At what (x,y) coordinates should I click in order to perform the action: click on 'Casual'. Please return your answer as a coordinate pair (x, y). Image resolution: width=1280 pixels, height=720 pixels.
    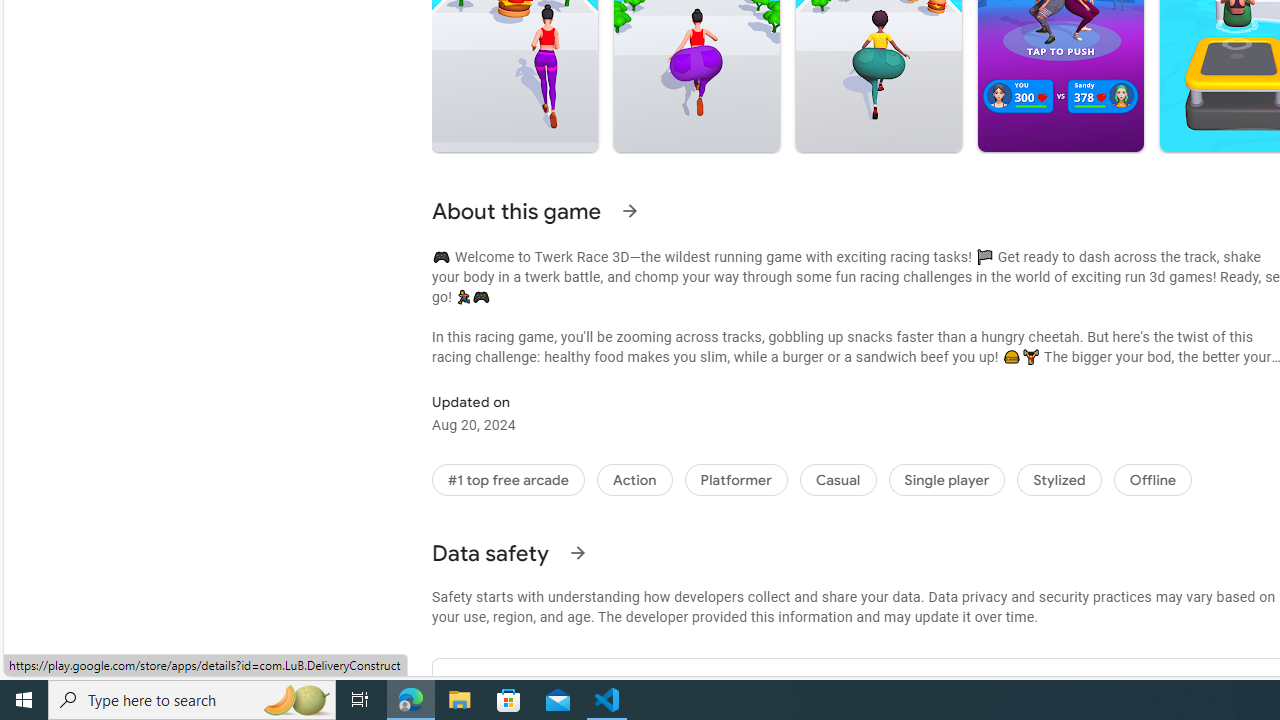
    Looking at the image, I should click on (837, 480).